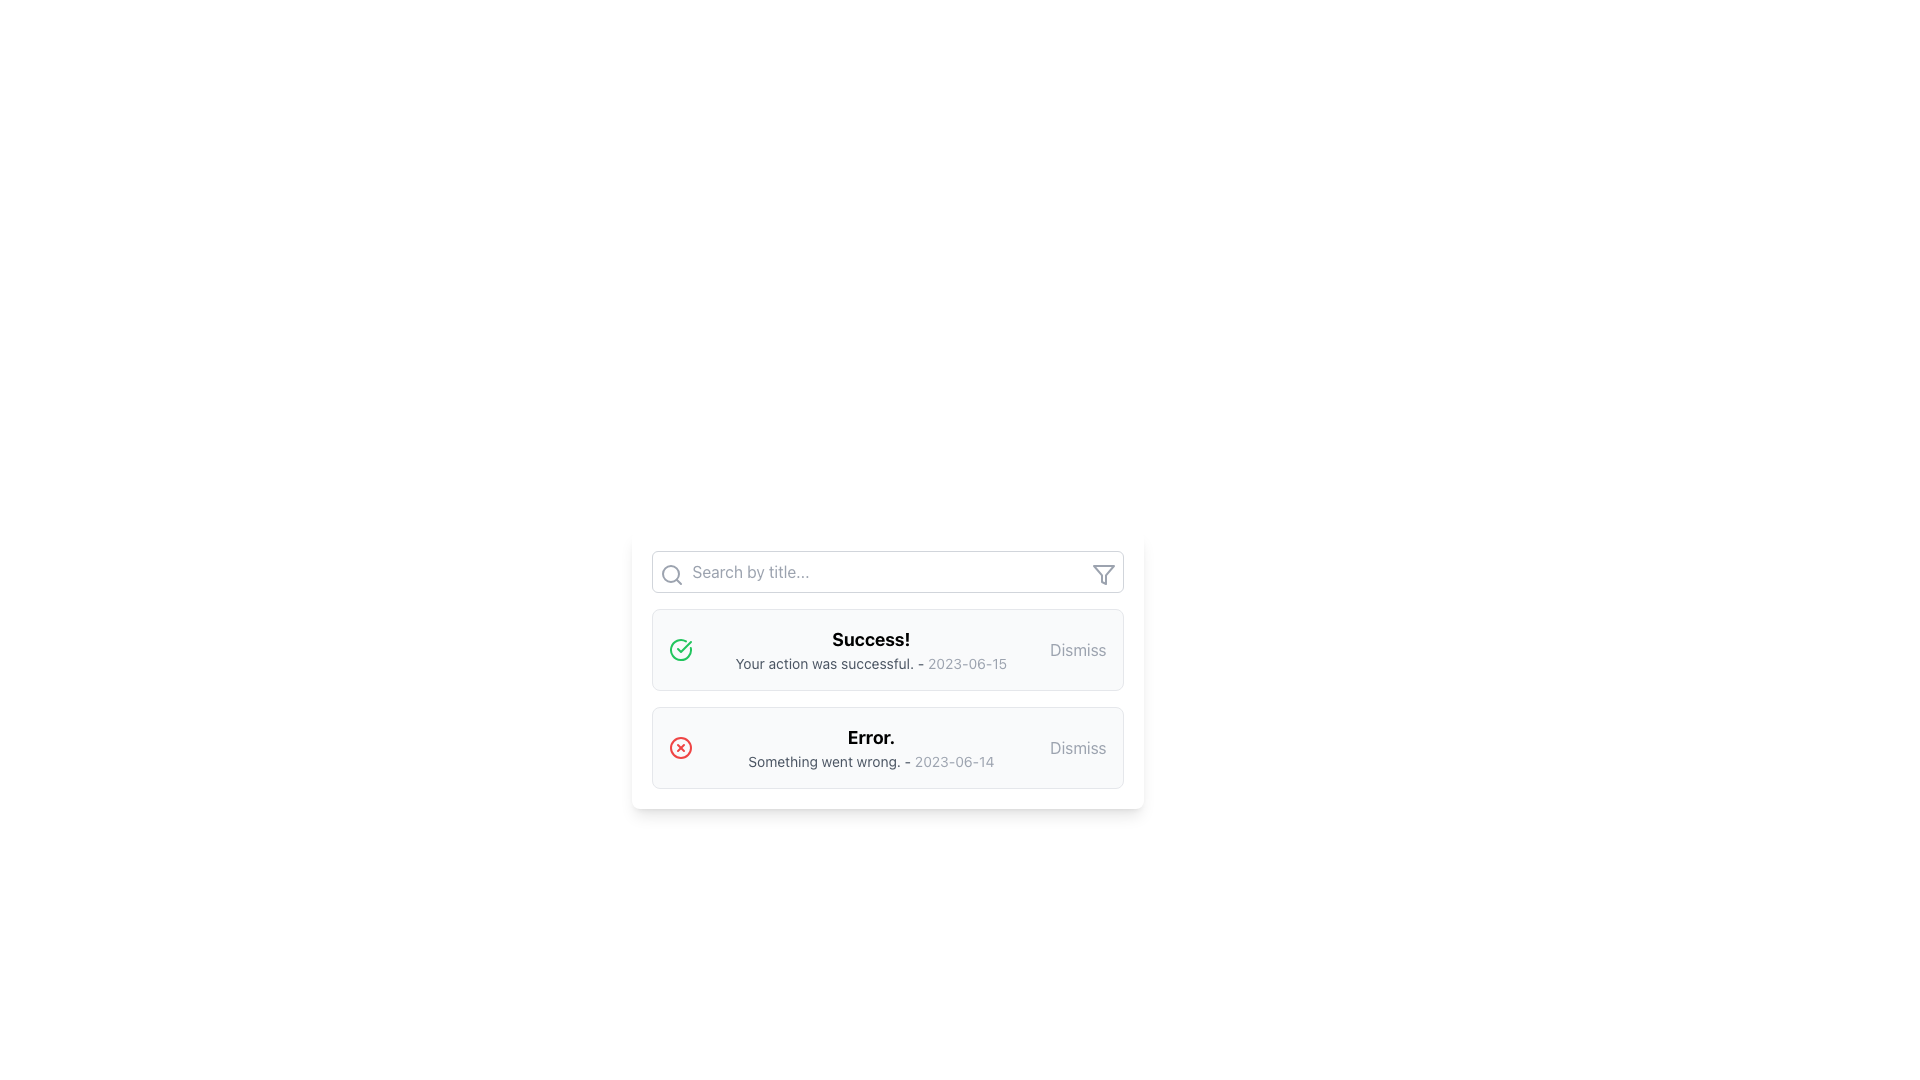 The height and width of the screenshot is (1080, 1920). Describe the element at coordinates (1102, 574) in the screenshot. I see `the triangular filter icon, which has a thin border and is positioned at the top-right corner of the search bar, next to the search input field` at that location.